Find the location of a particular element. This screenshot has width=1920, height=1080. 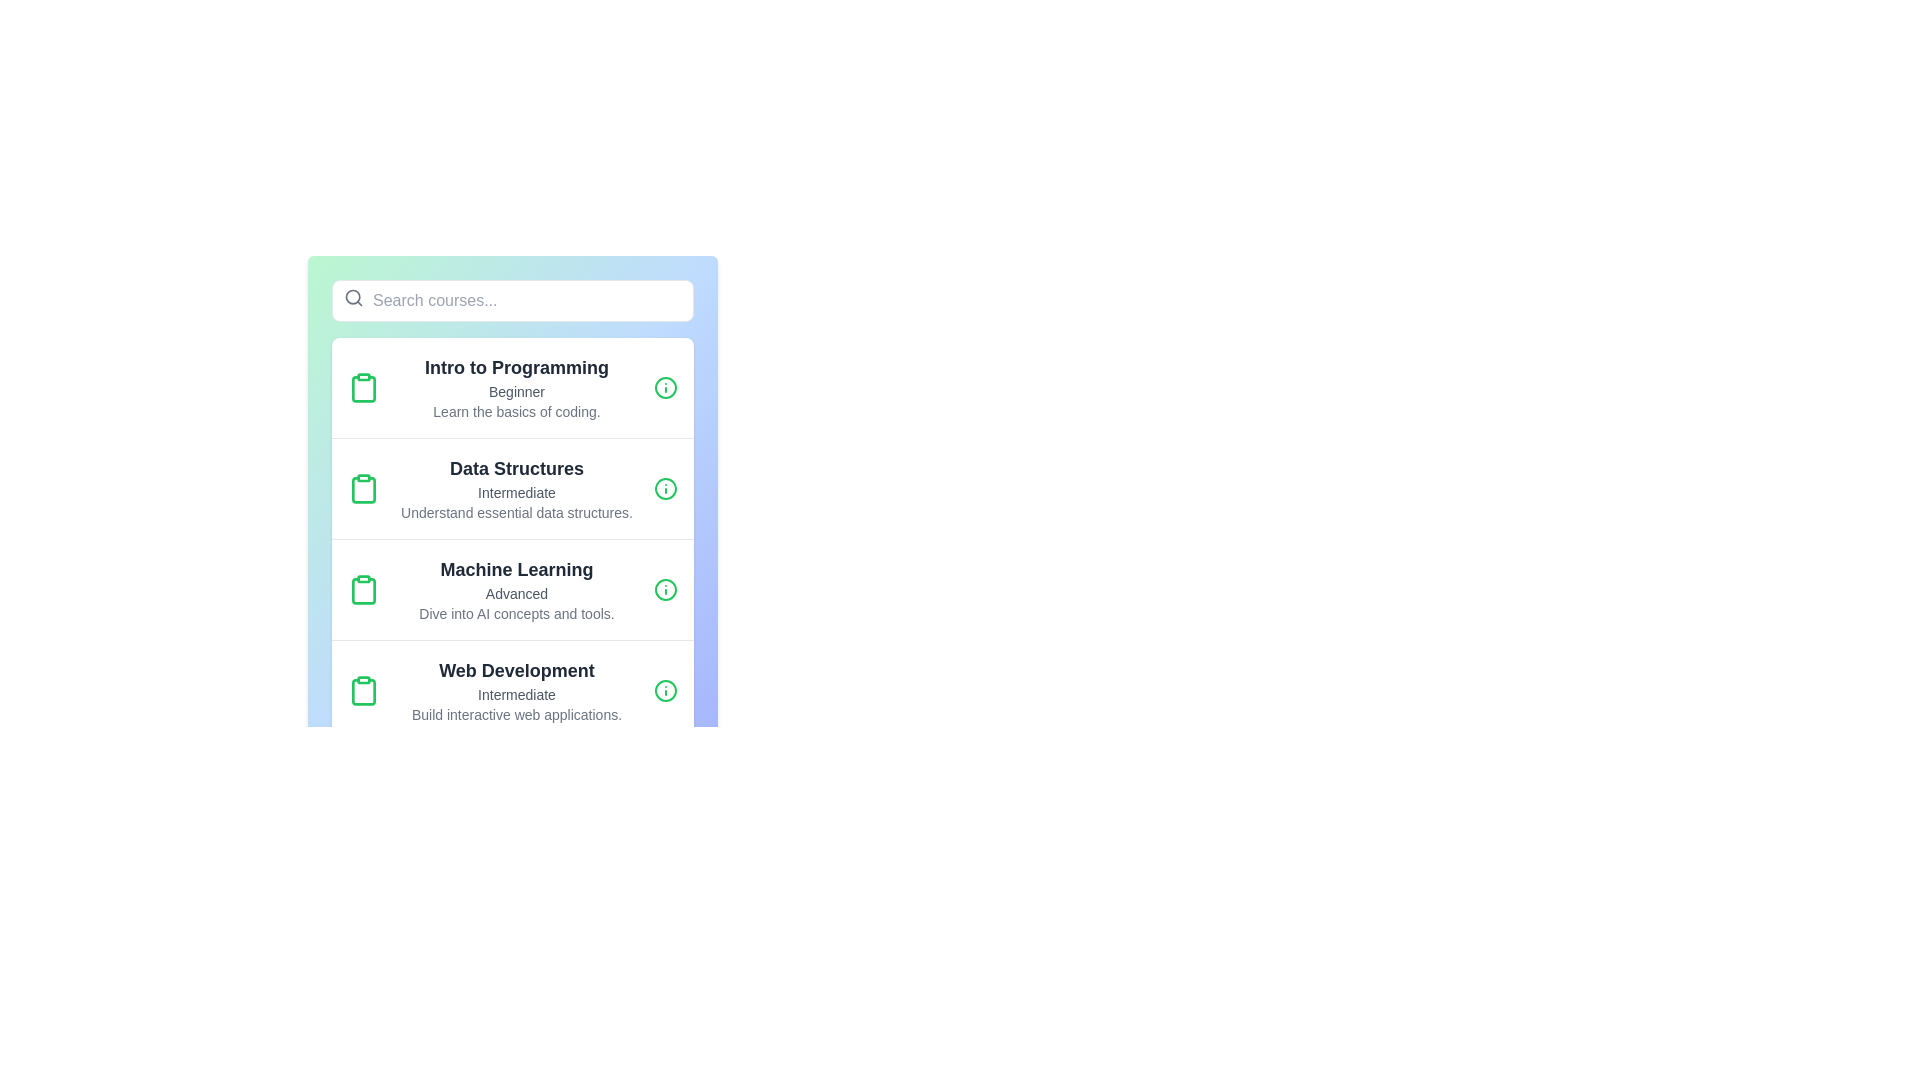

the circular outline element with a green stroke in the SVG graphic, located to the right of the 'Intro to Programming' course item is located at coordinates (666, 388).